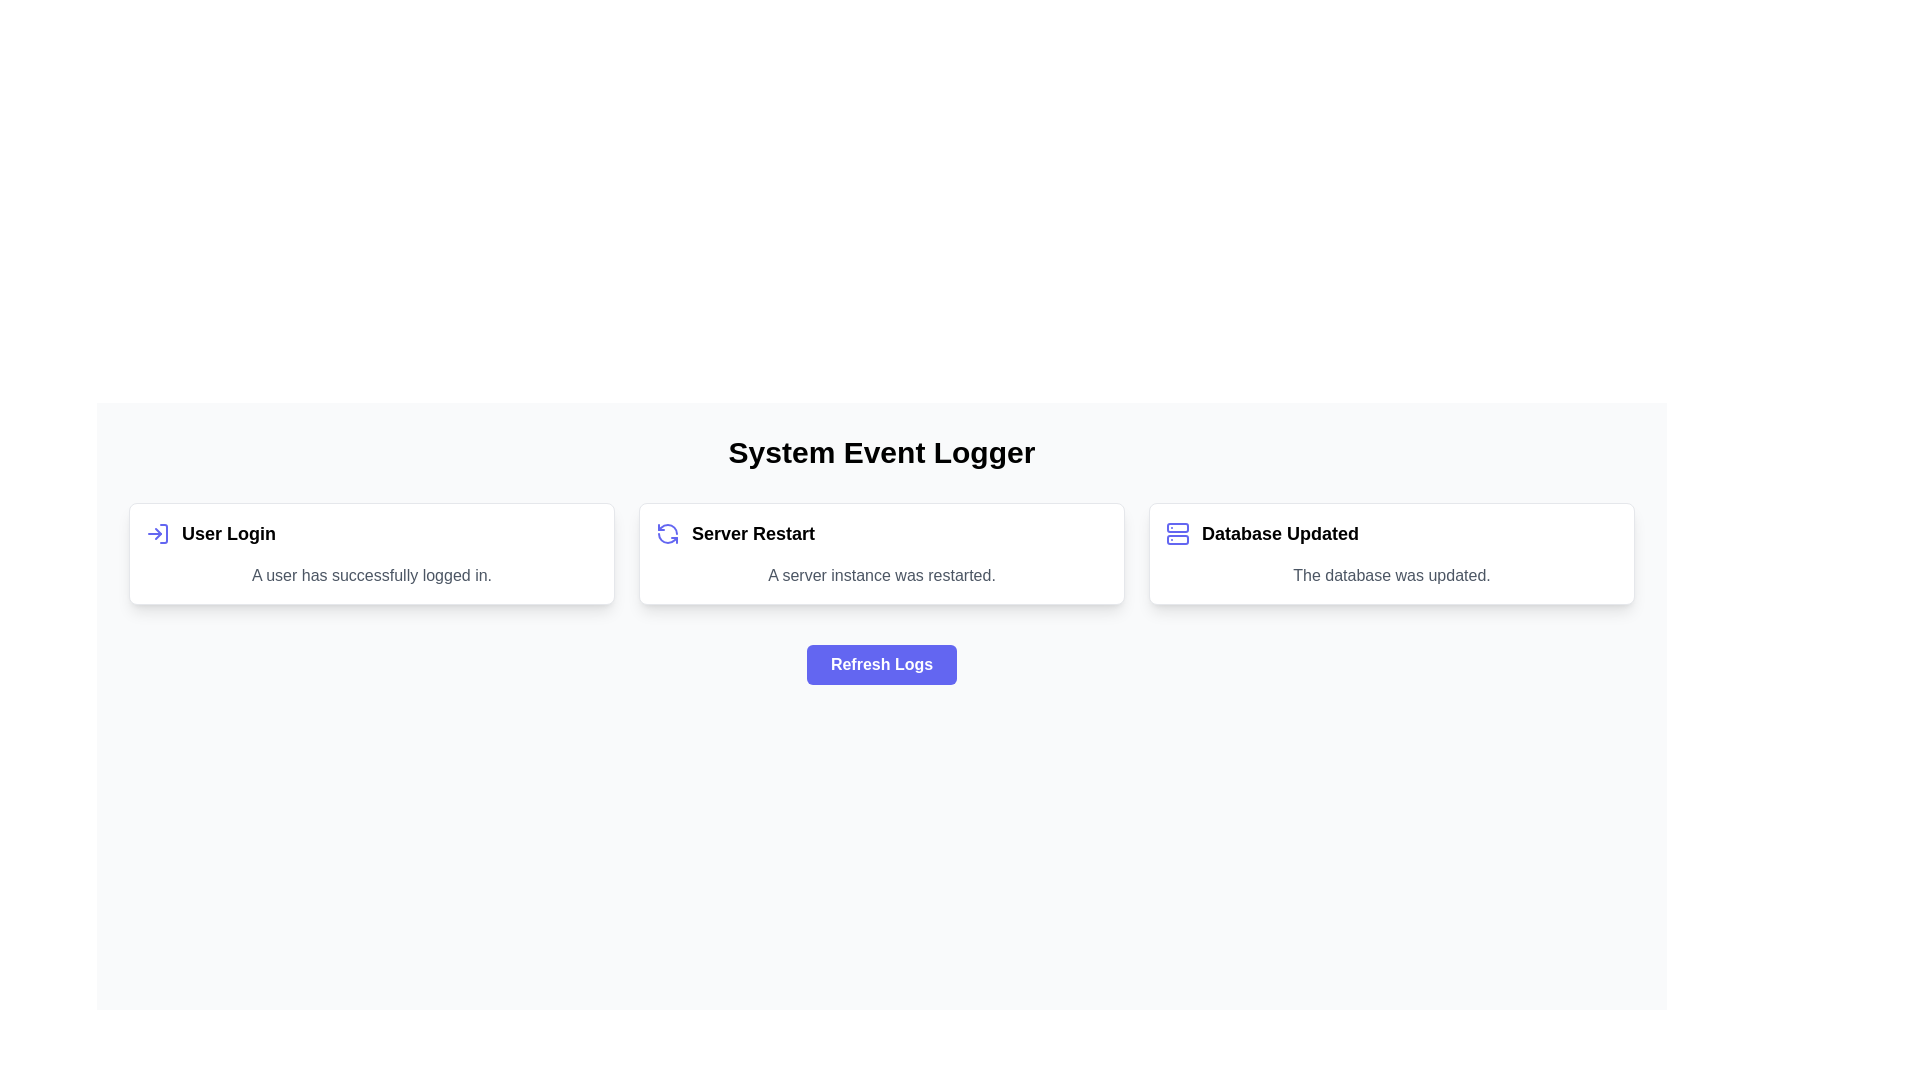 The height and width of the screenshot is (1080, 1920). I want to click on the refresh button located at the center-bottom of the interface to refresh the displayed logs, so click(881, 664).